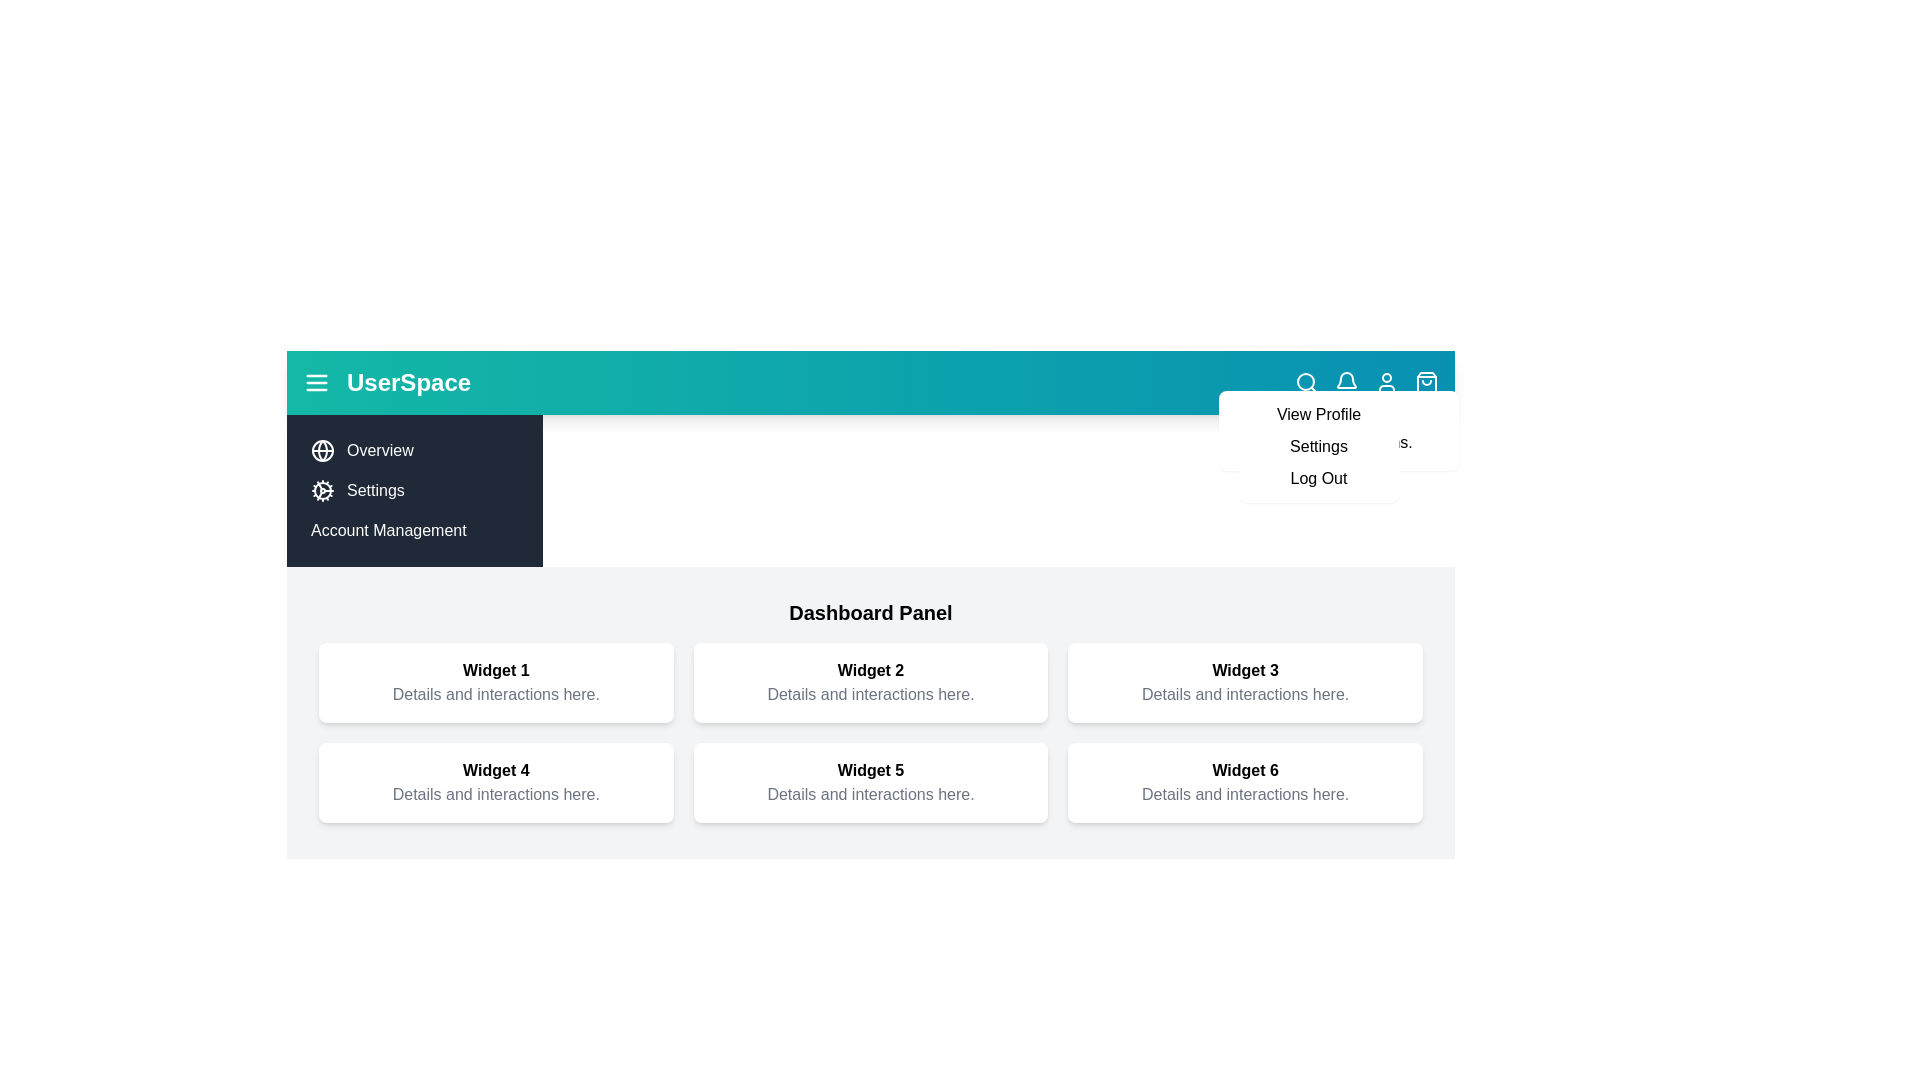 The image size is (1920, 1080). I want to click on the user profile button, which is the sixth icon in the horizontal group of icons at the top-right corner of the page, positioned between the bell notification icon and the shopping bag icon, so click(1386, 382).